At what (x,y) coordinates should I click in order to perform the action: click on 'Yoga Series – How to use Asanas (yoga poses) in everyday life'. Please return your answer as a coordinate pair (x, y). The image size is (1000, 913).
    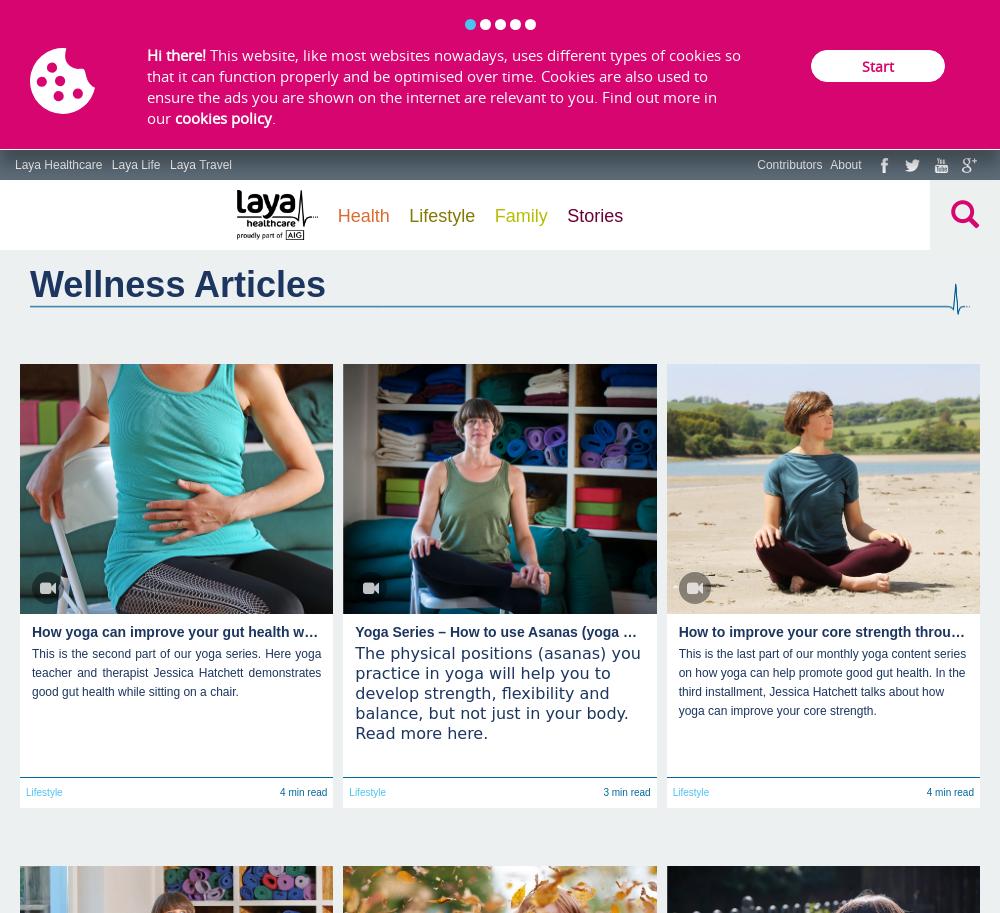
    Looking at the image, I should click on (563, 630).